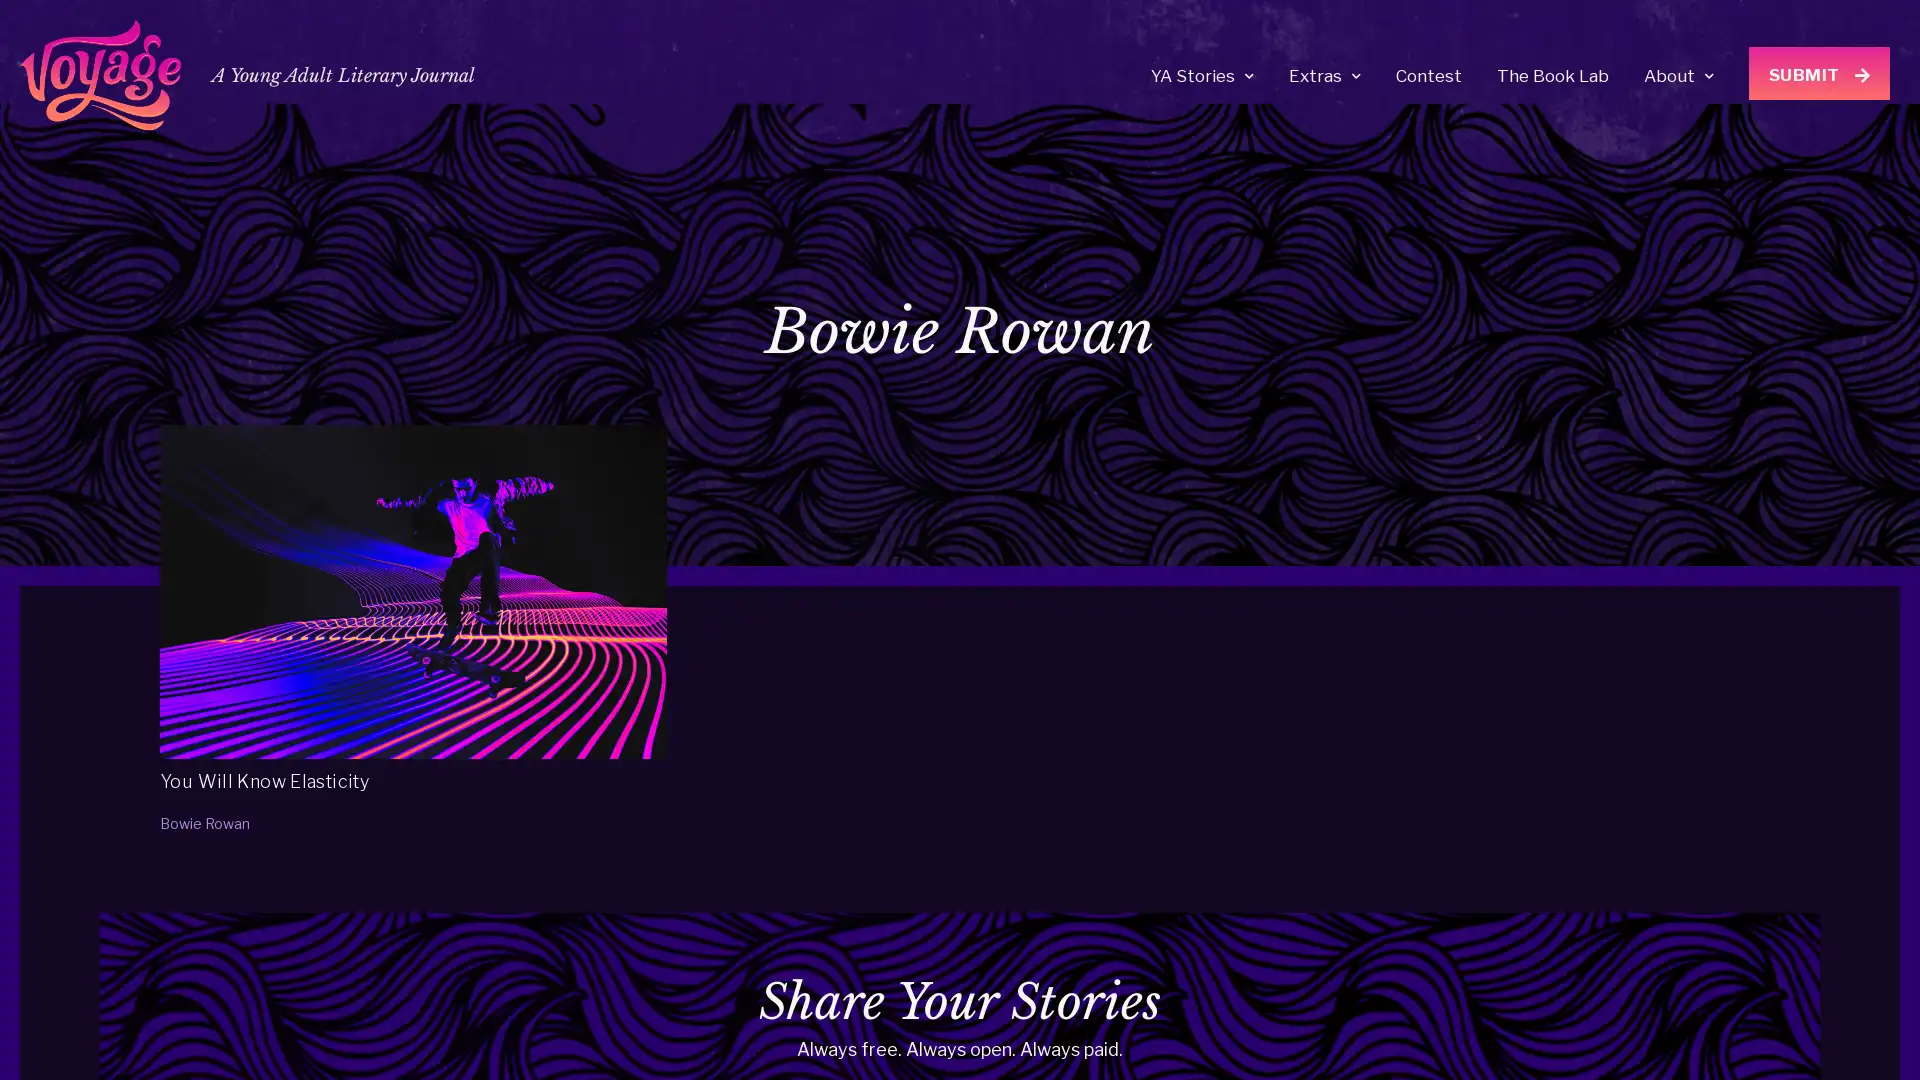  Describe the element at coordinates (1819, 72) in the screenshot. I see `SUBMIT` at that location.